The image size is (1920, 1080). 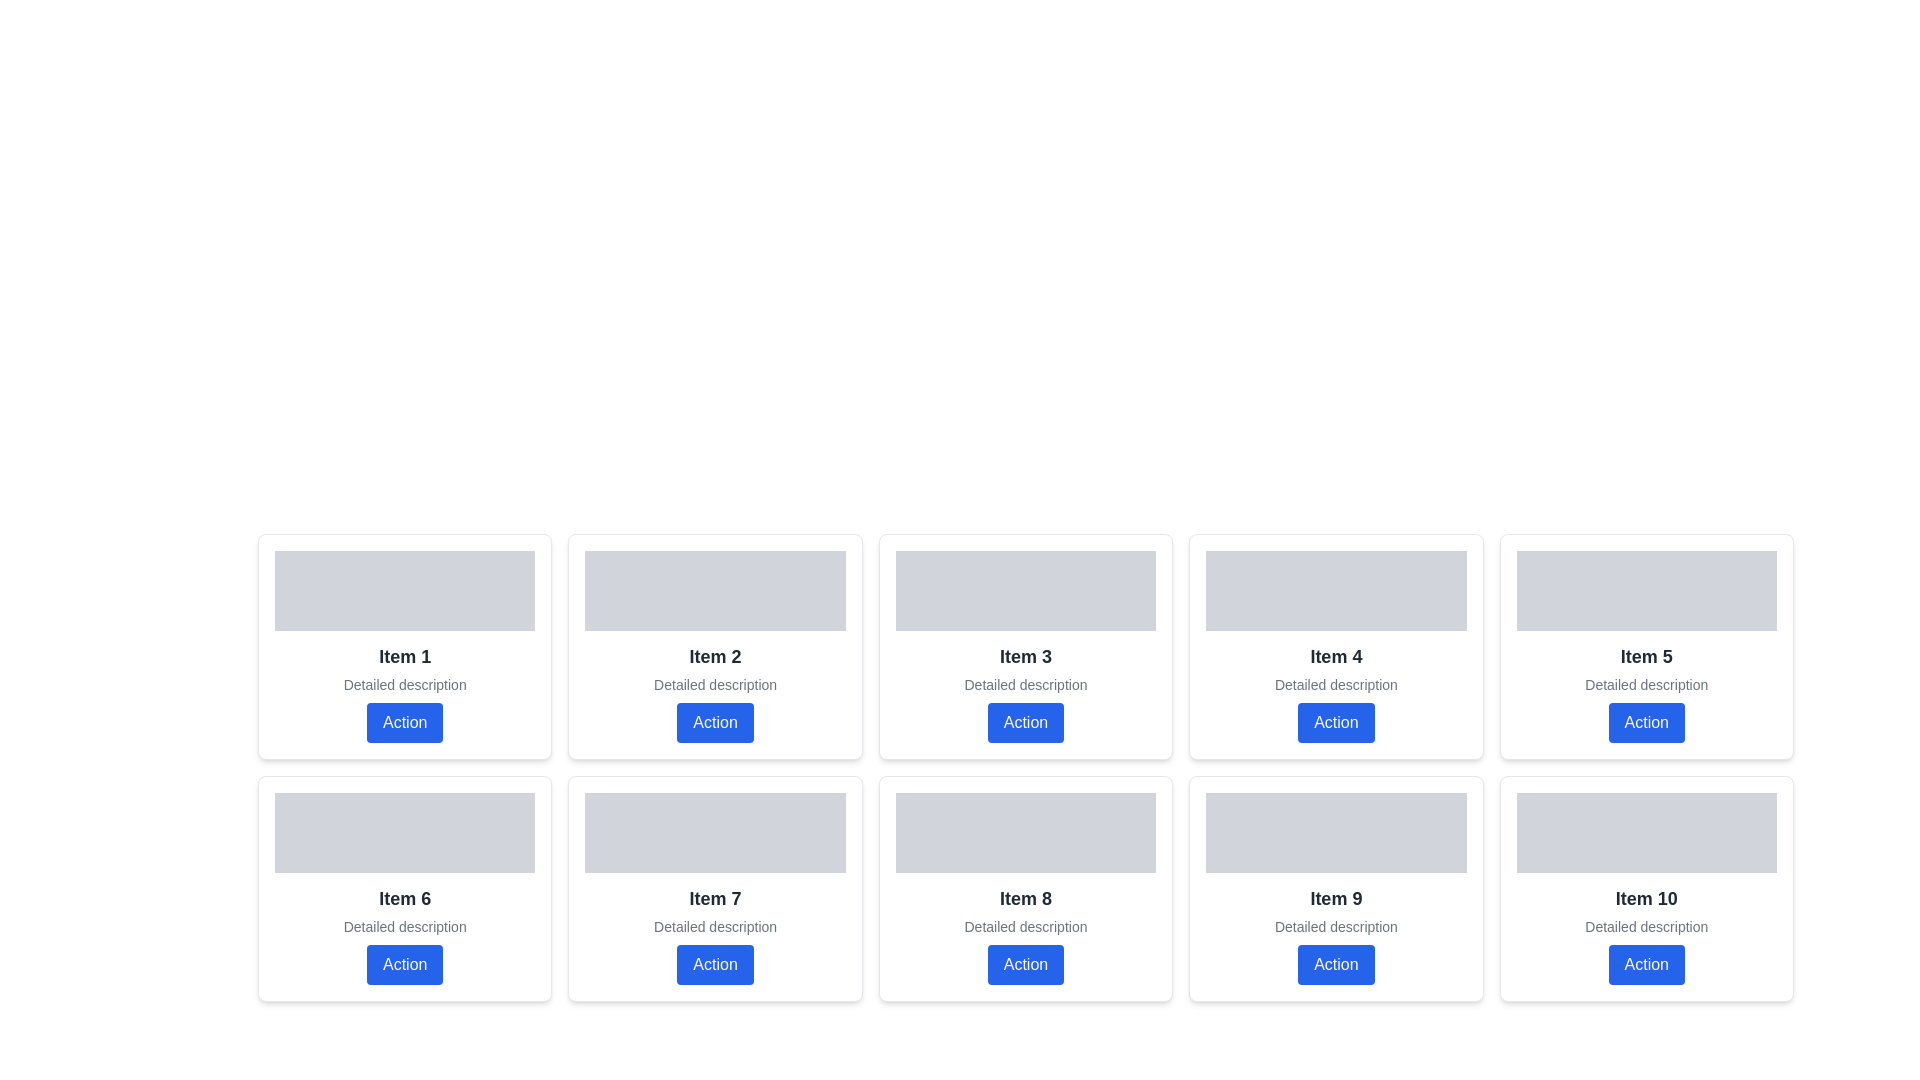 I want to click on the static text label that serves as a title for the second card in the first row of the grid layout, distinguishing it from 'Item 1' on the left and 'Item 3' on the right, so click(x=715, y=656).